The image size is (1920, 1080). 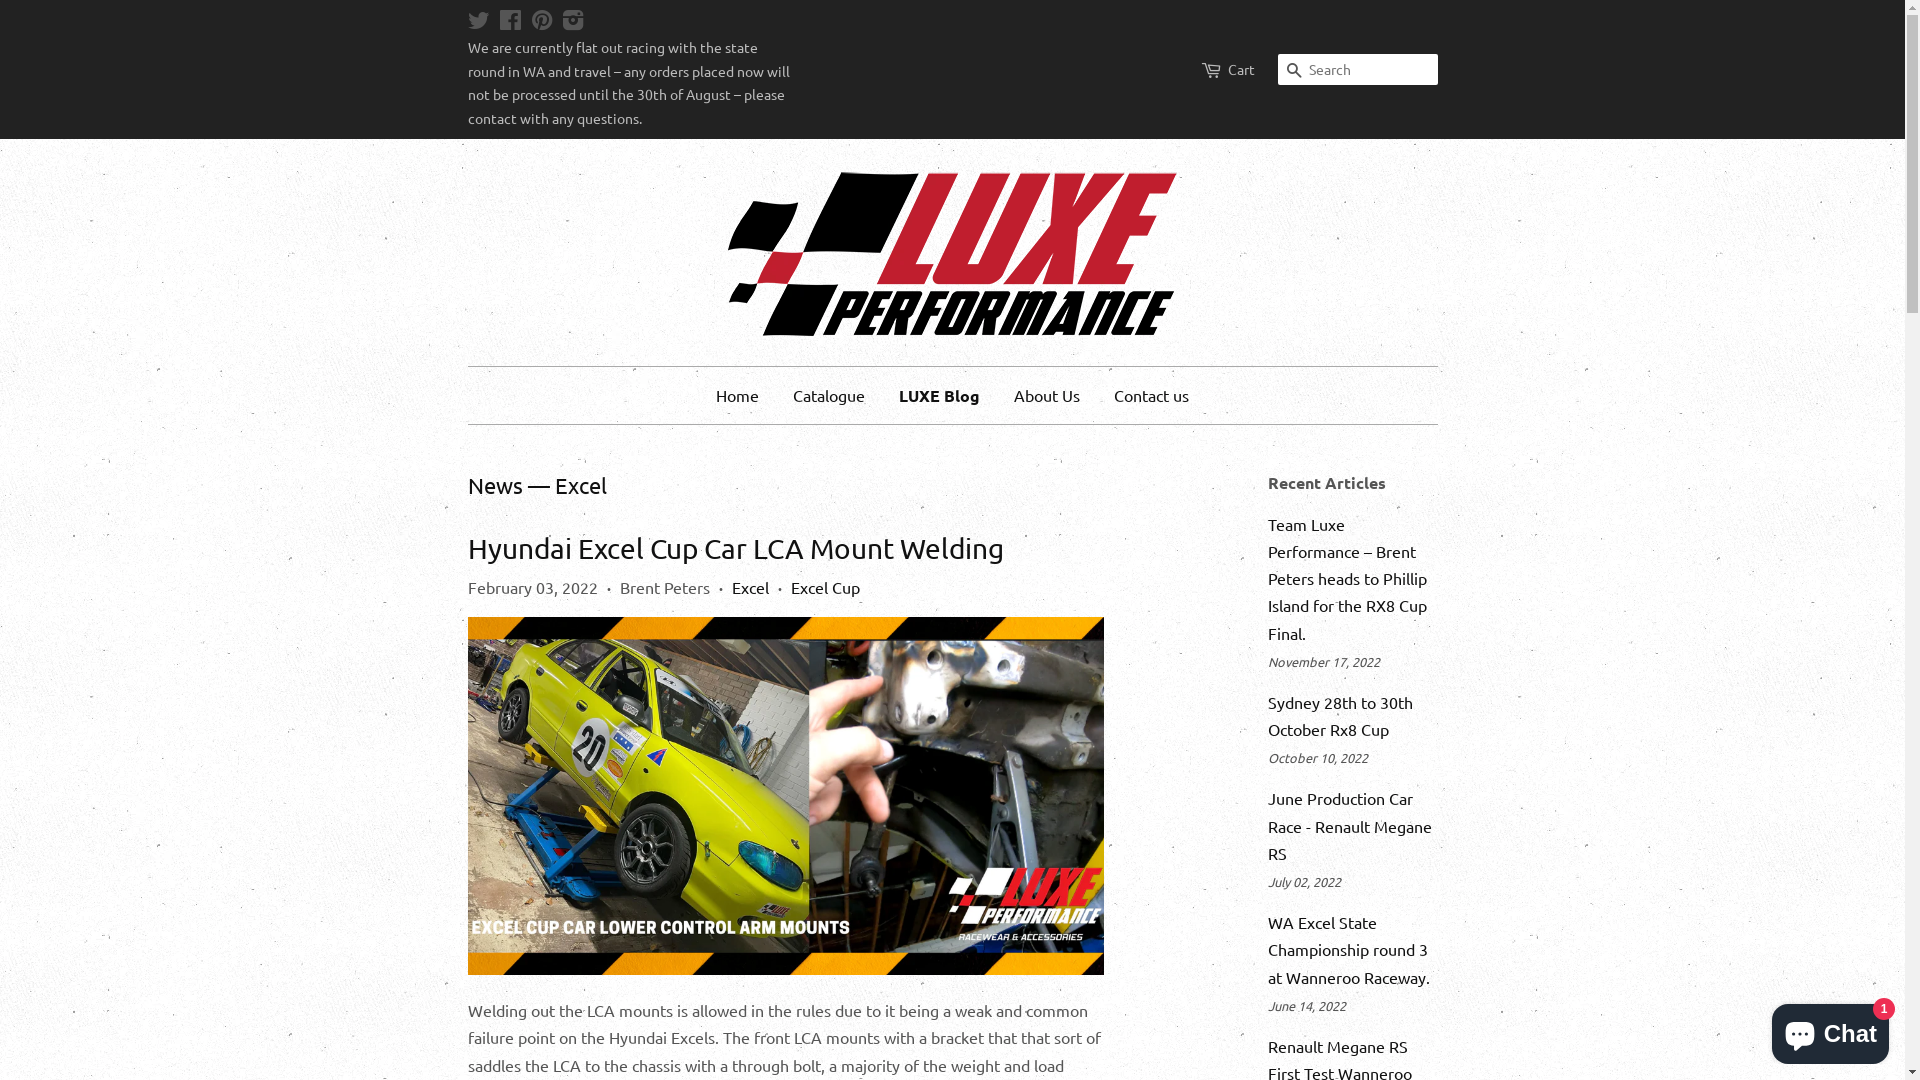 What do you see at coordinates (1045, 395) in the screenshot?
I see `'About Us'` at bounding box center [1045, 395].